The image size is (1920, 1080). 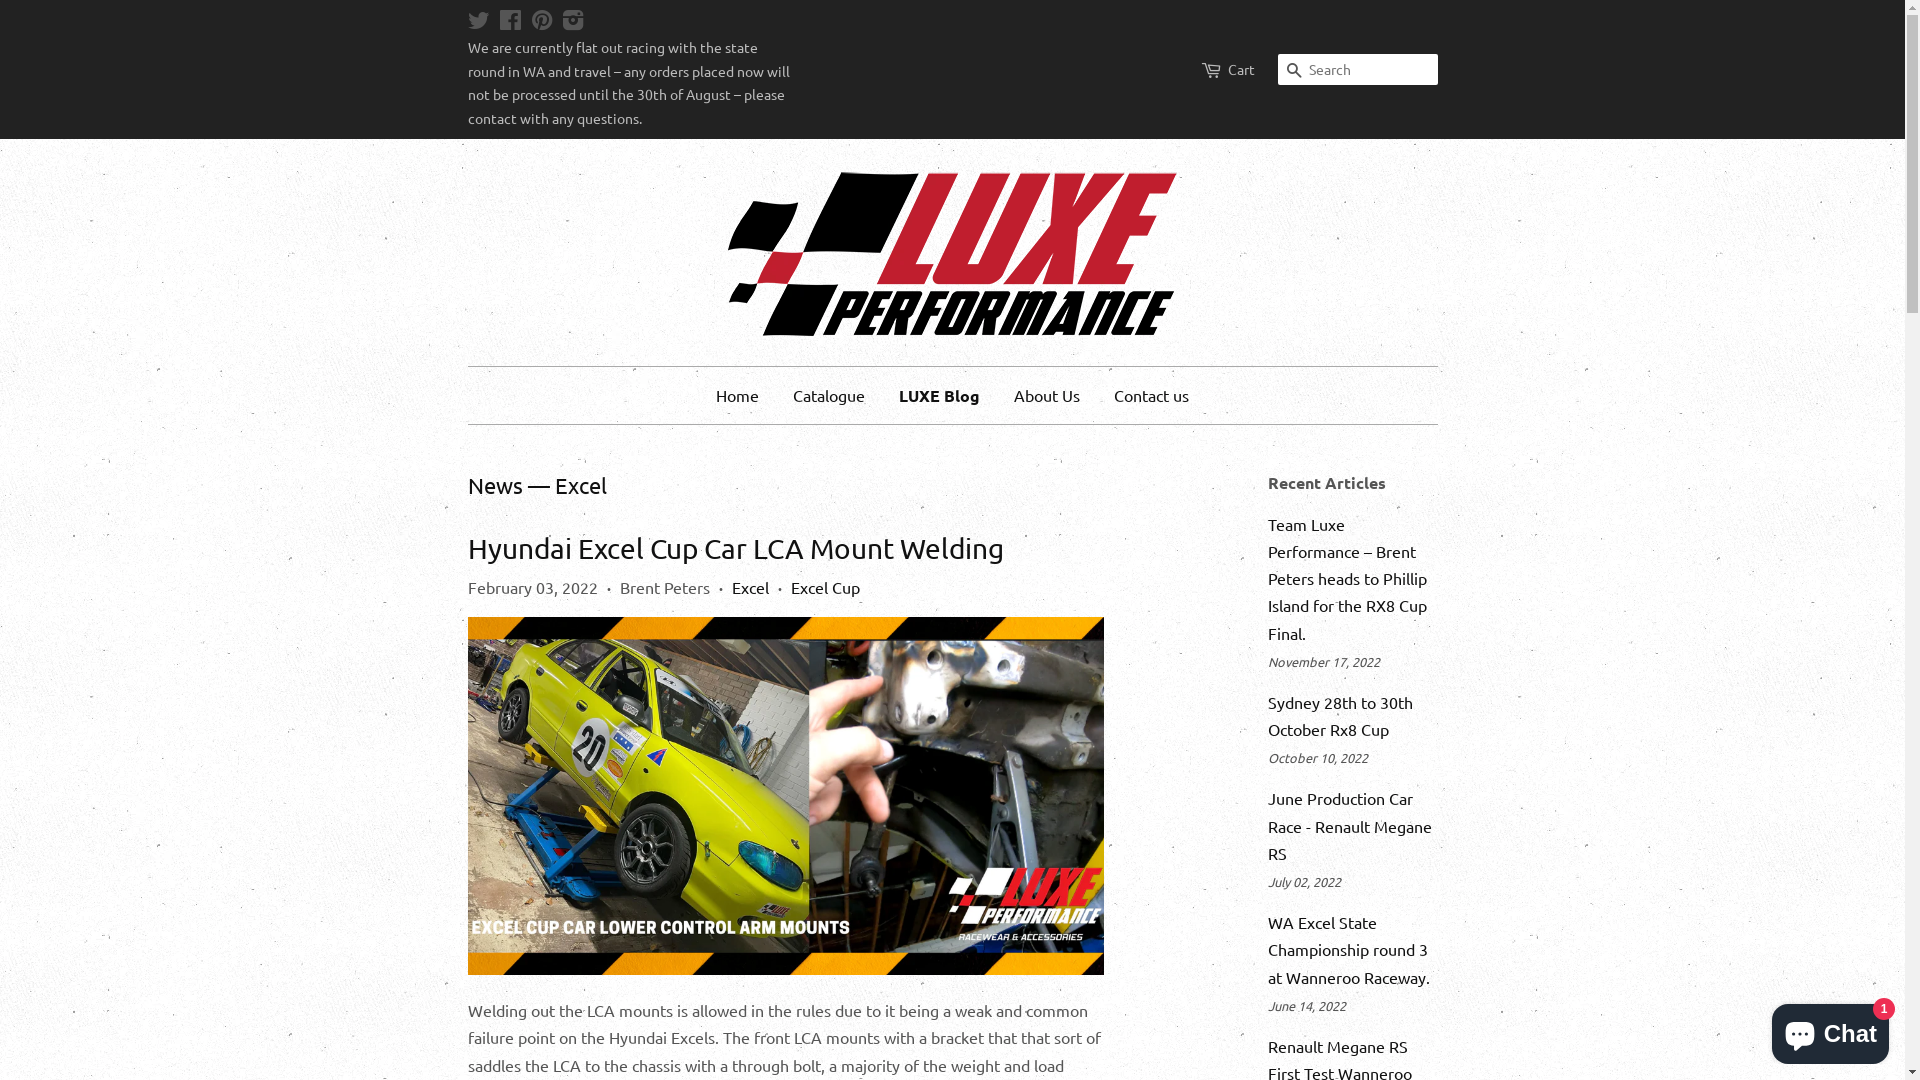 What do you see at coordinates (1045, 395) in the screenshot?
I see `'About Us'` at bounding box center [1045, 395].